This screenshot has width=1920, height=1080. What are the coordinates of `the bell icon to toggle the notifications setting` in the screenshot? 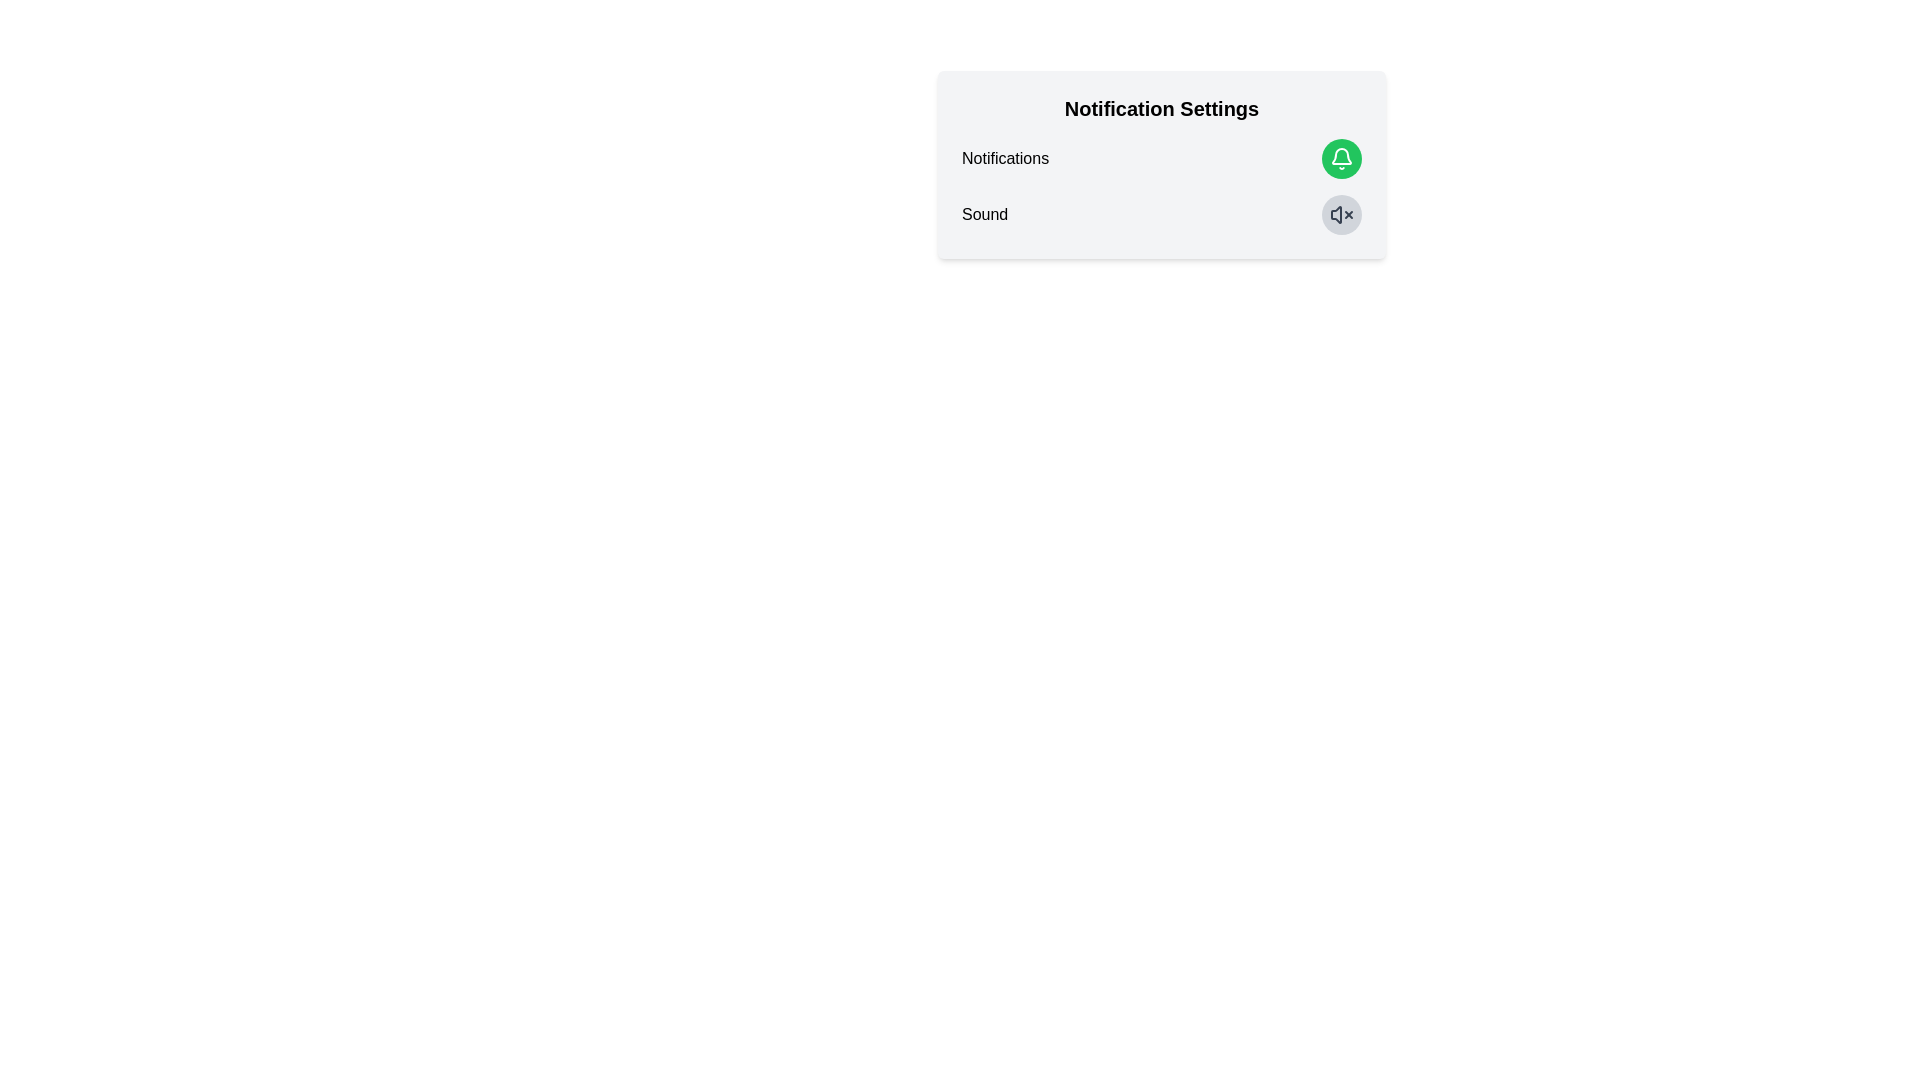 It's located at (1342, 157).